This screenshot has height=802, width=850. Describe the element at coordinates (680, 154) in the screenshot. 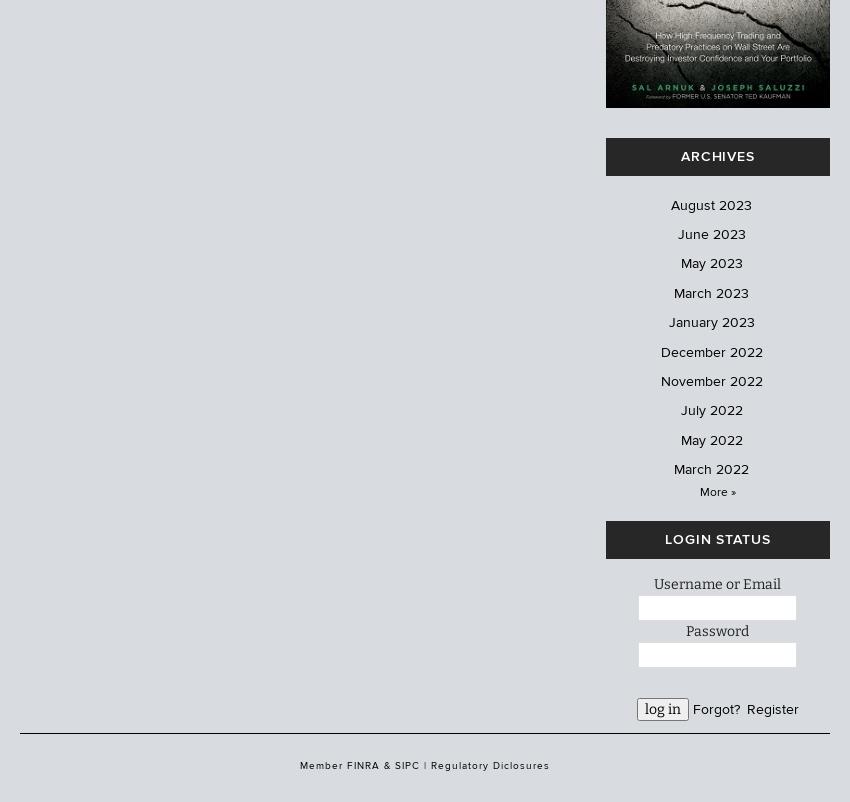

I see `'Archives'` at that location.